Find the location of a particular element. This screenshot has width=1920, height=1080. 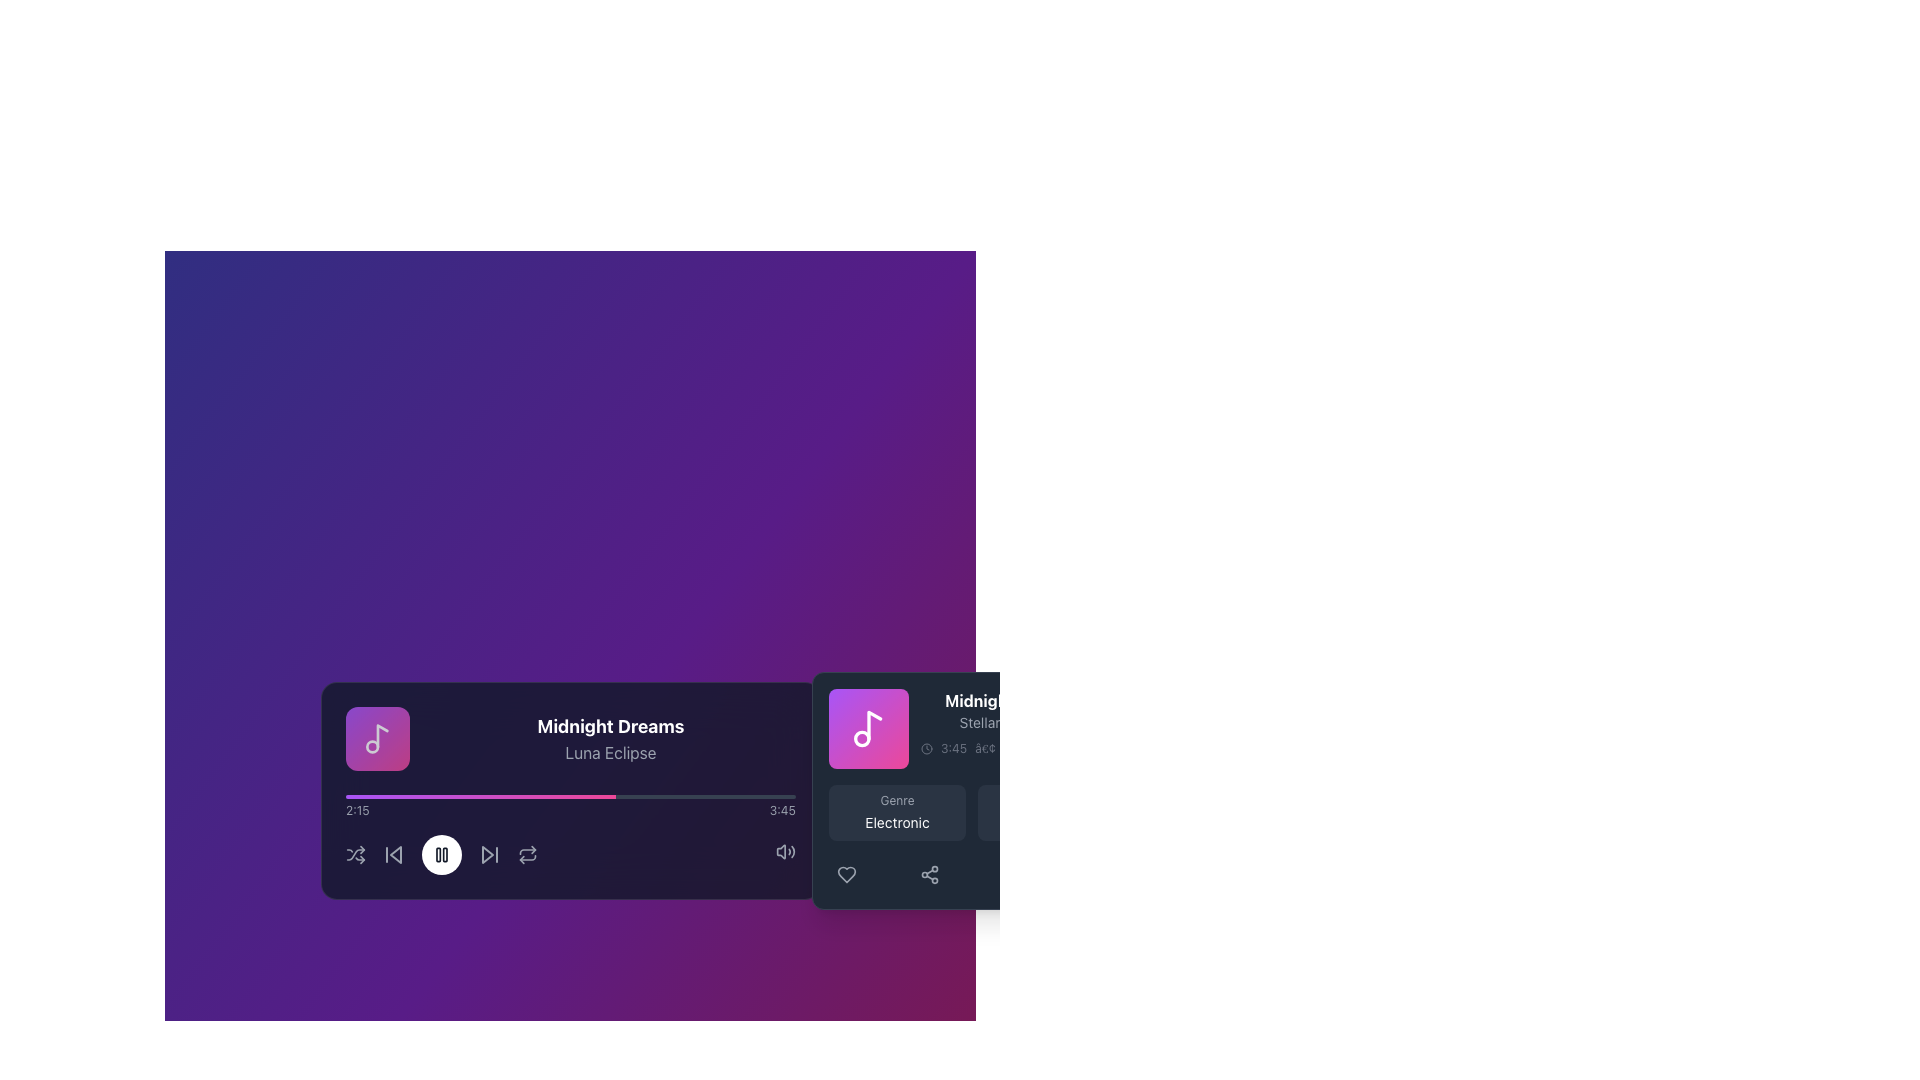

the Pause button icon, which is a circular button with a white background located at the bottom center of the music player interface is located at coordinates (440, 855).